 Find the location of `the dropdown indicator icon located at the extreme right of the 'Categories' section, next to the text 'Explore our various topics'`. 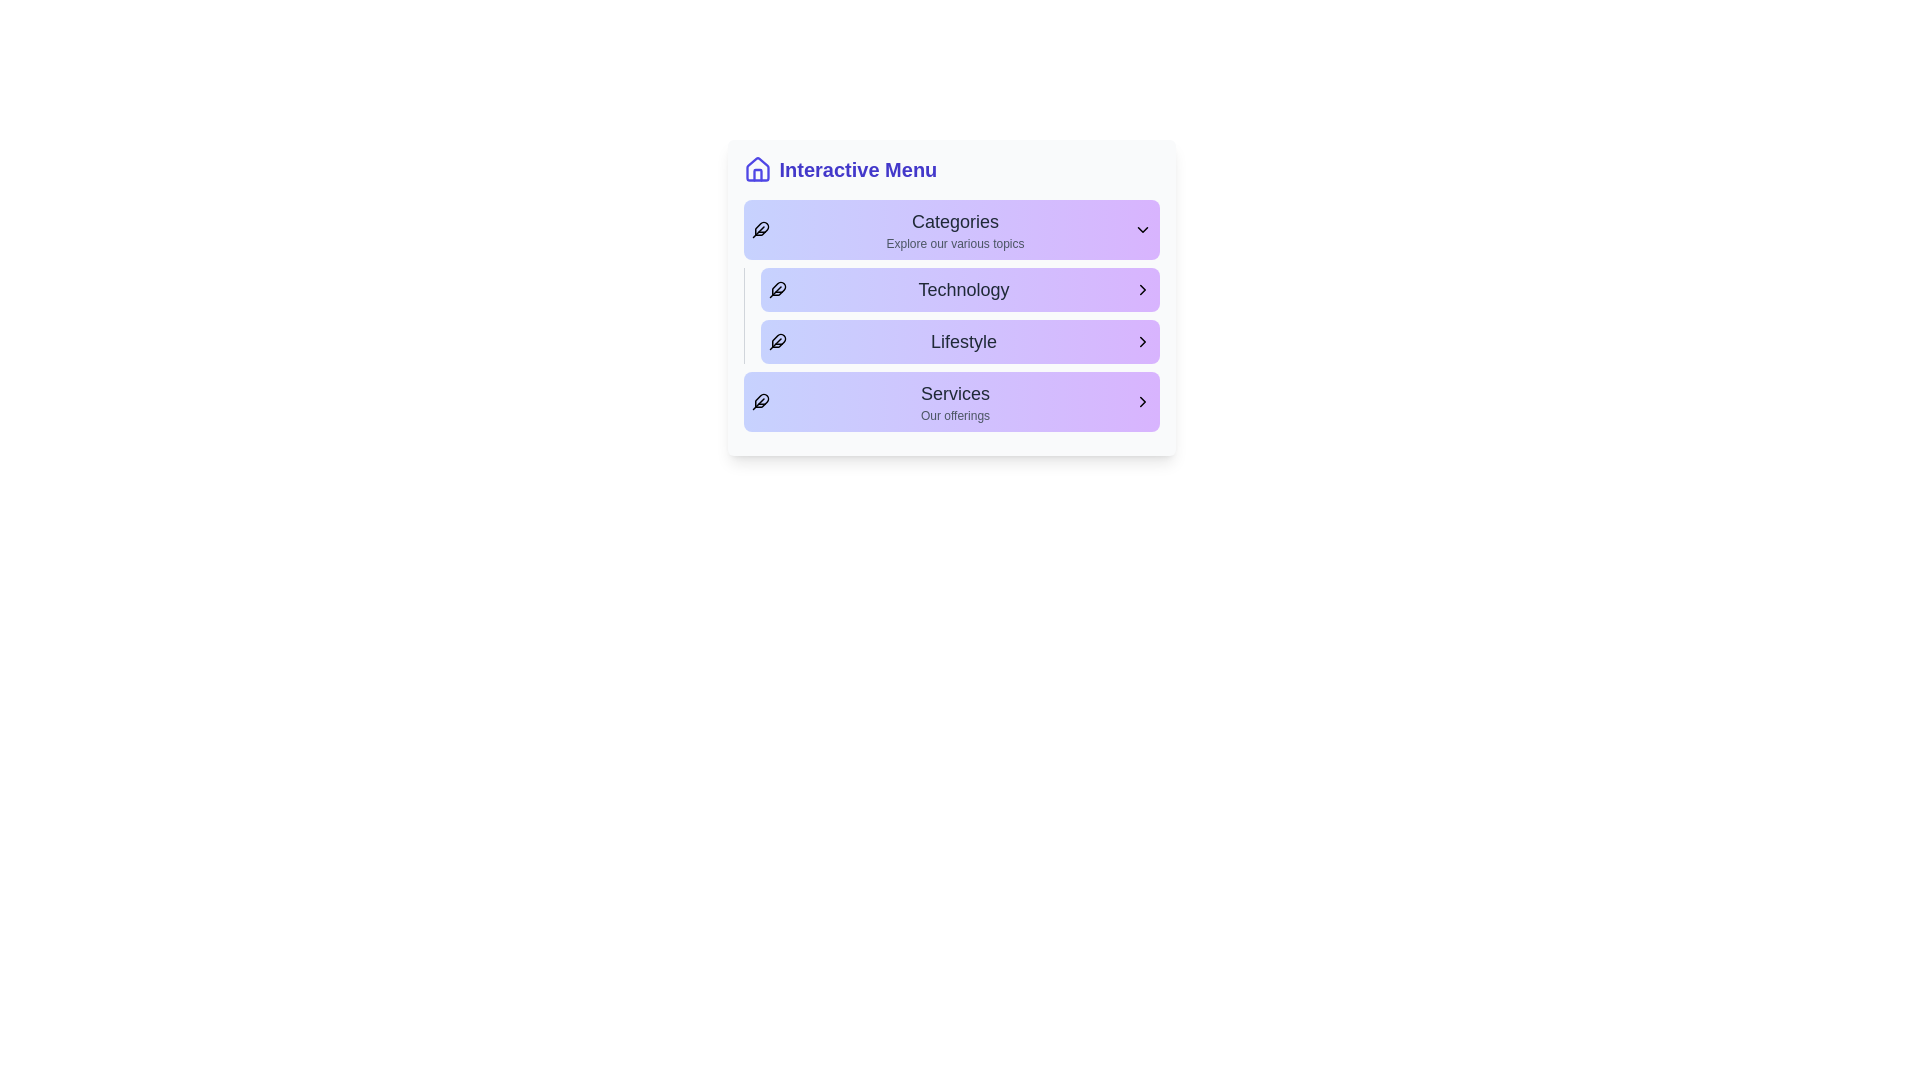

the dropdown indicator icon located at the extreme right of the 'Categories' section, next to the text 'Explore our various topics' is located at coordinates (1142, 229).